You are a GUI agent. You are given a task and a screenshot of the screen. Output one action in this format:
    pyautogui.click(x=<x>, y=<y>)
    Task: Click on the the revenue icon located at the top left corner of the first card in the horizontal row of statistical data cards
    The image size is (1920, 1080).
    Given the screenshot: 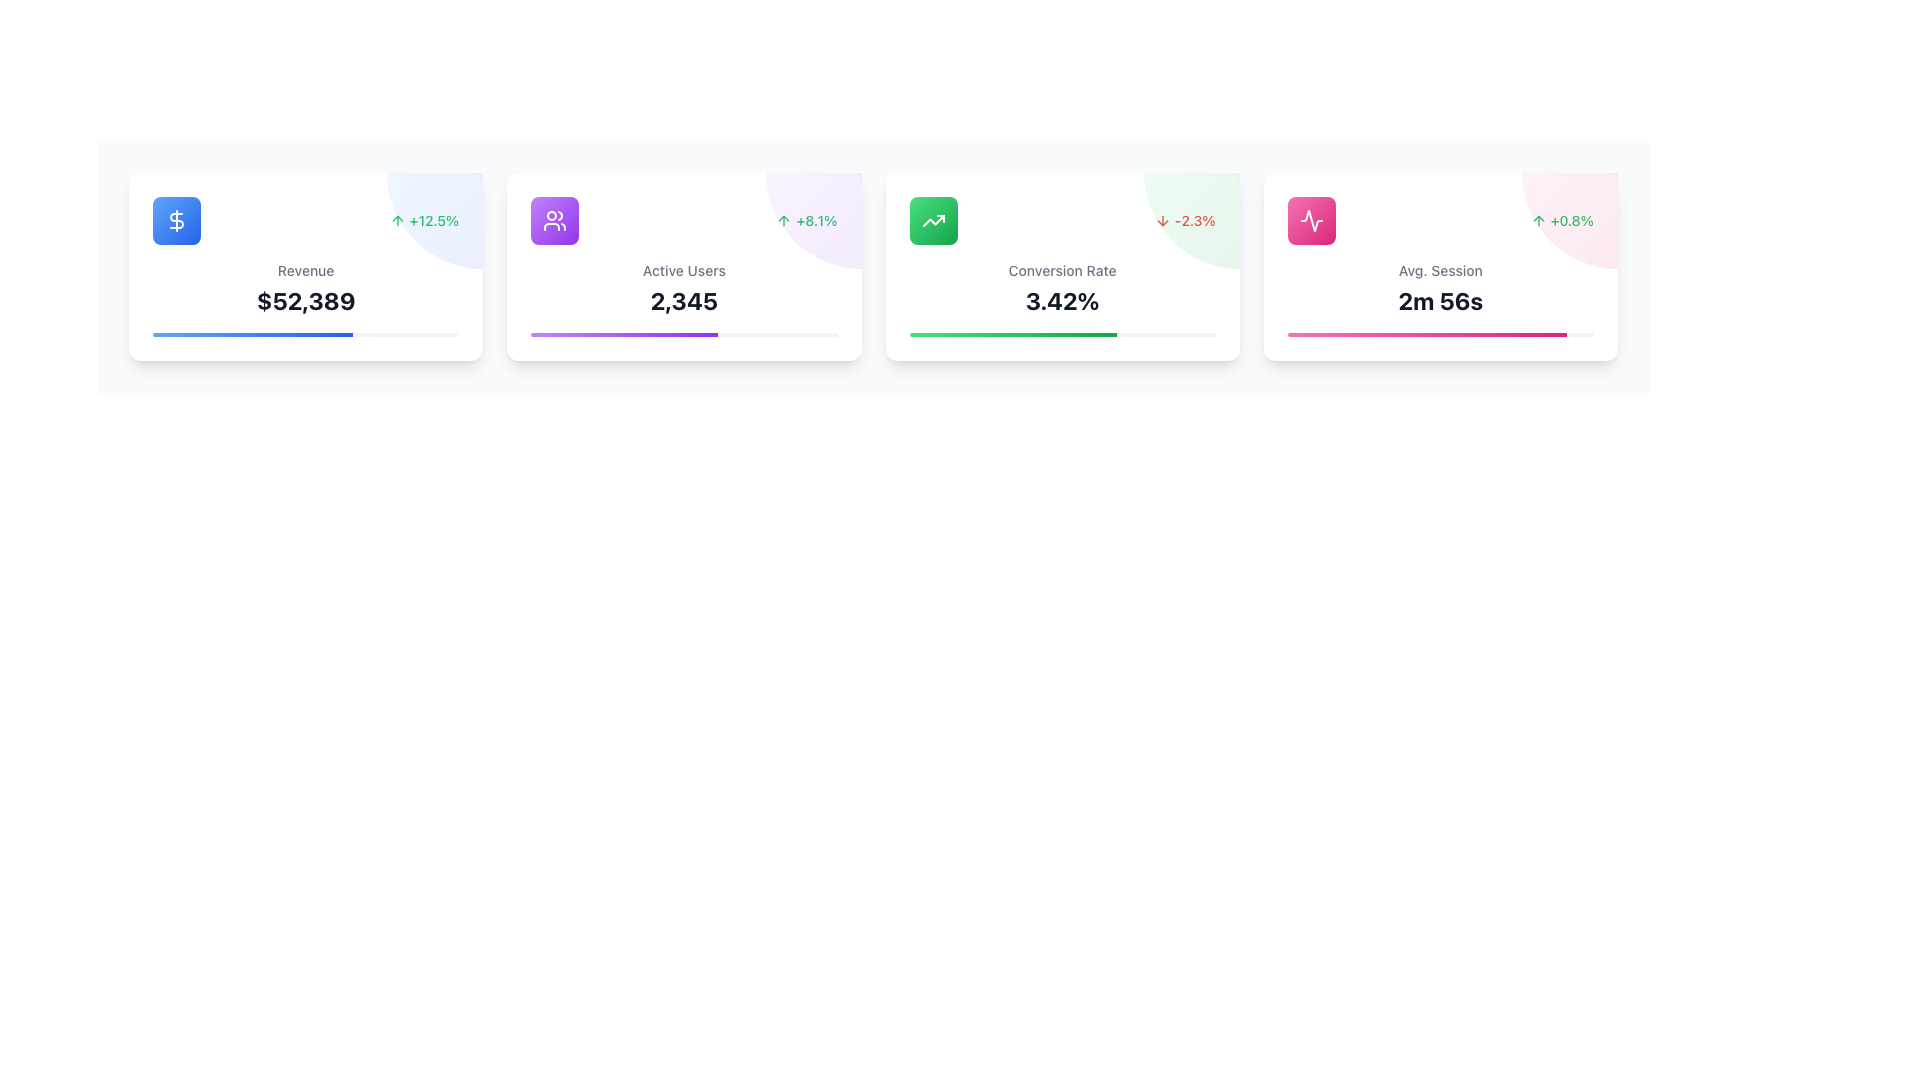 What is the action you would take?
    pyautogui.click(x=177, y=220)
    